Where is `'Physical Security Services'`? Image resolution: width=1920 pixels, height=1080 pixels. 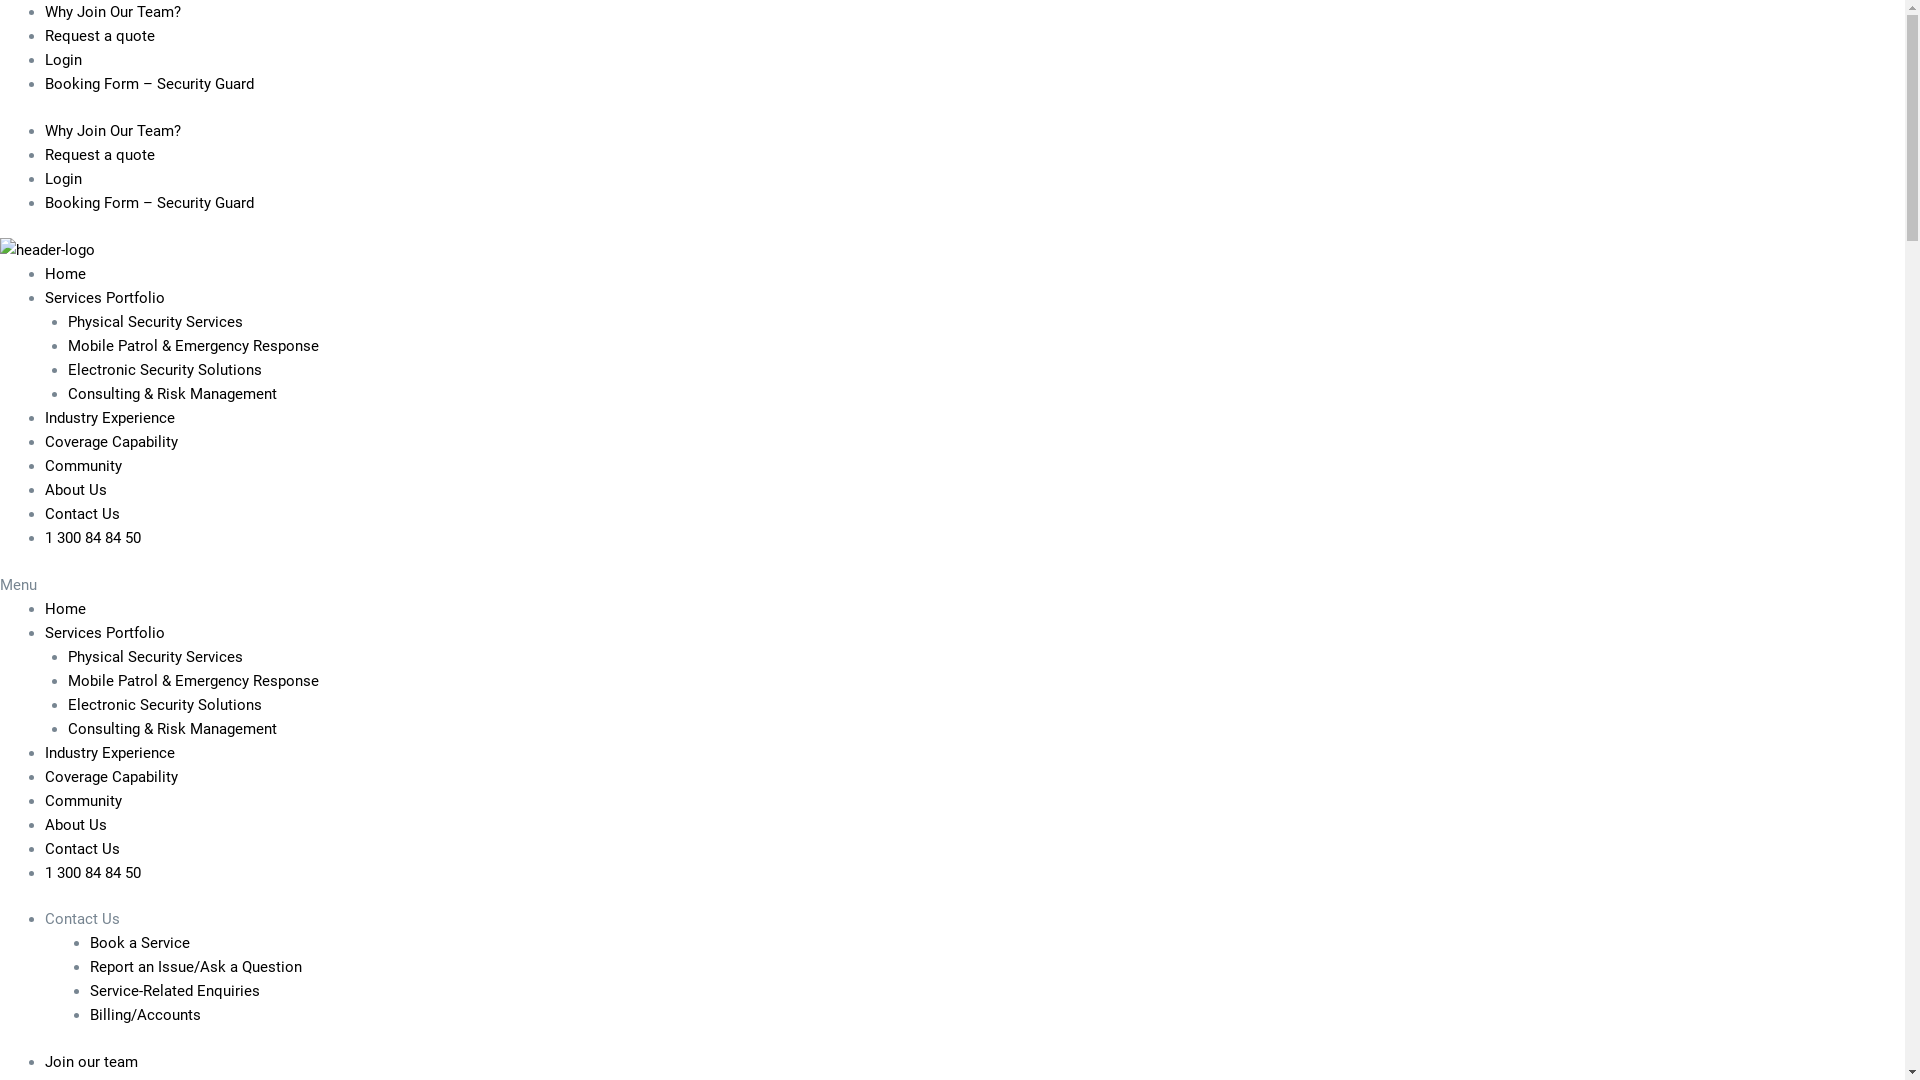
'Physical Security Services' is located at coordinates (154, 320).